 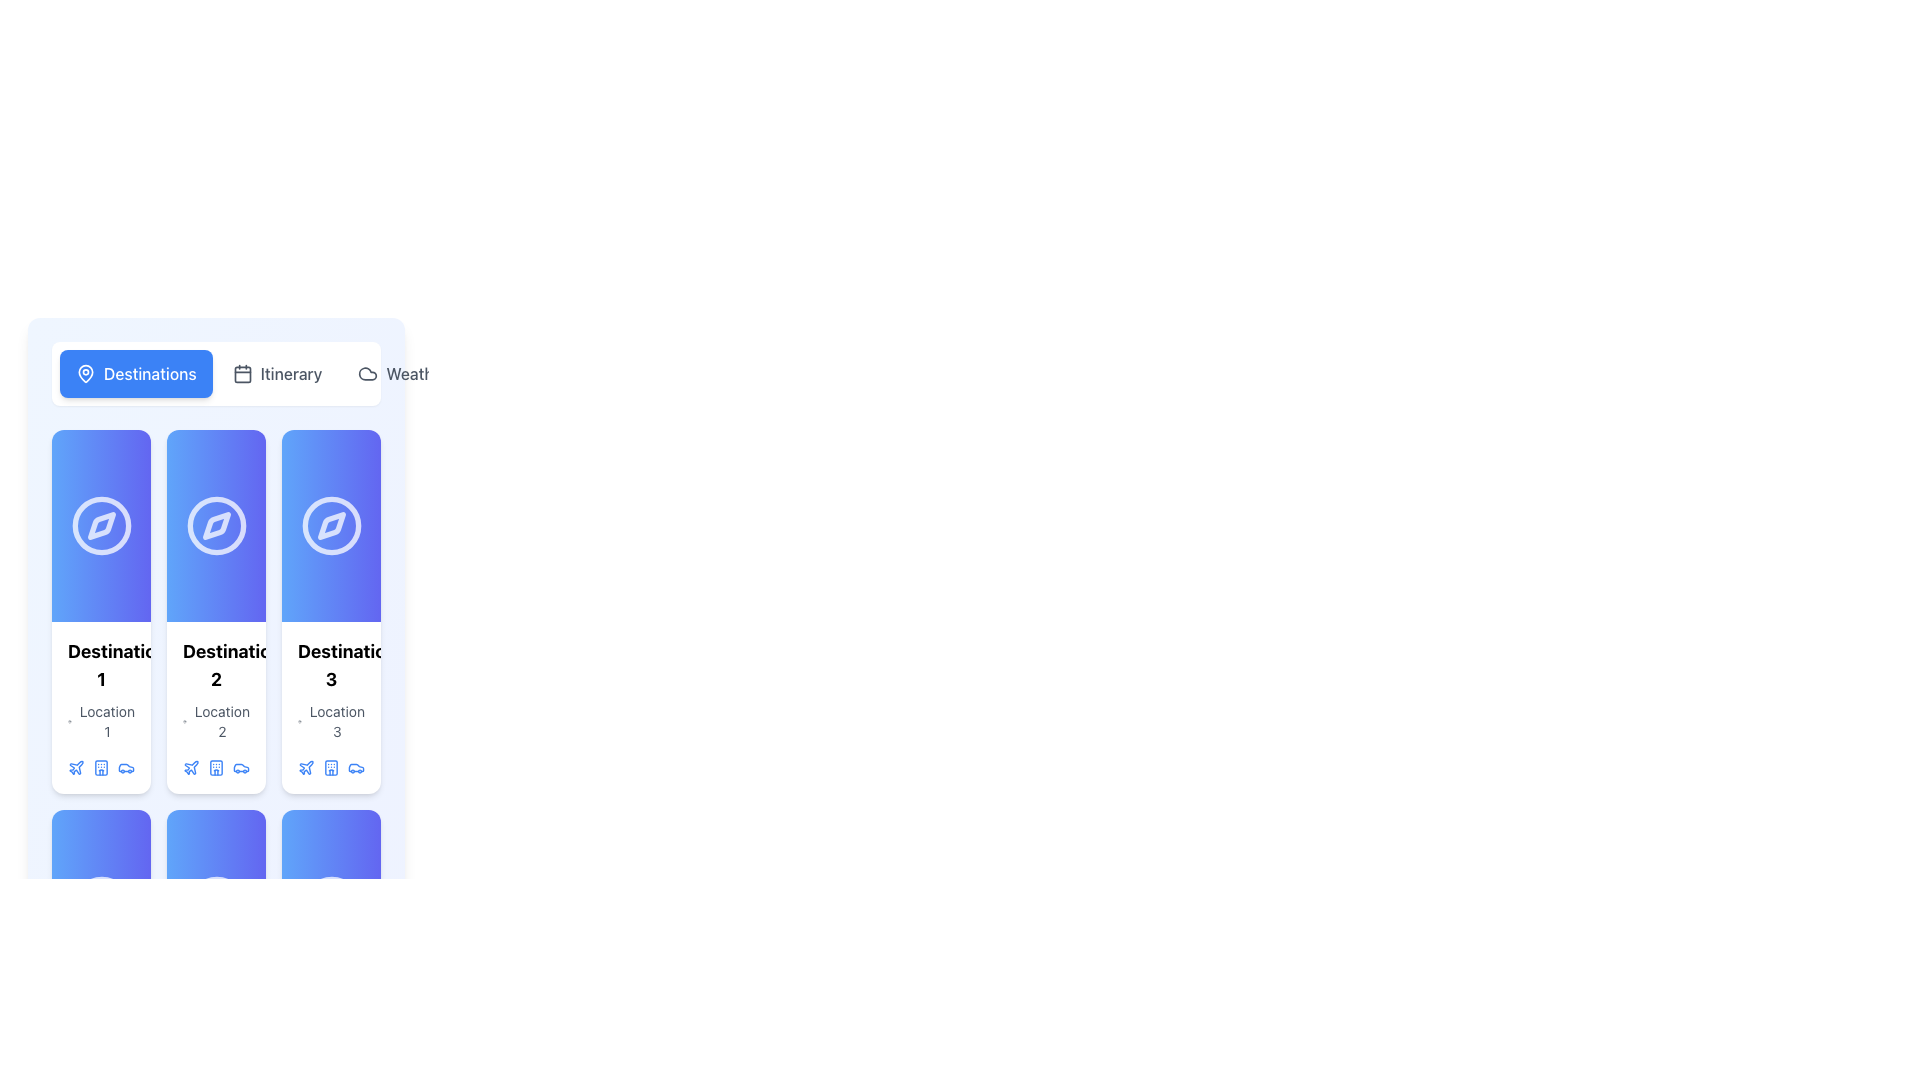 What do you see at coordinates (76, 766) in the screenshot?
I see `the air travel icon located at the bottom section of the third card in a horizontal card layout` at bounding box center [76, 766].